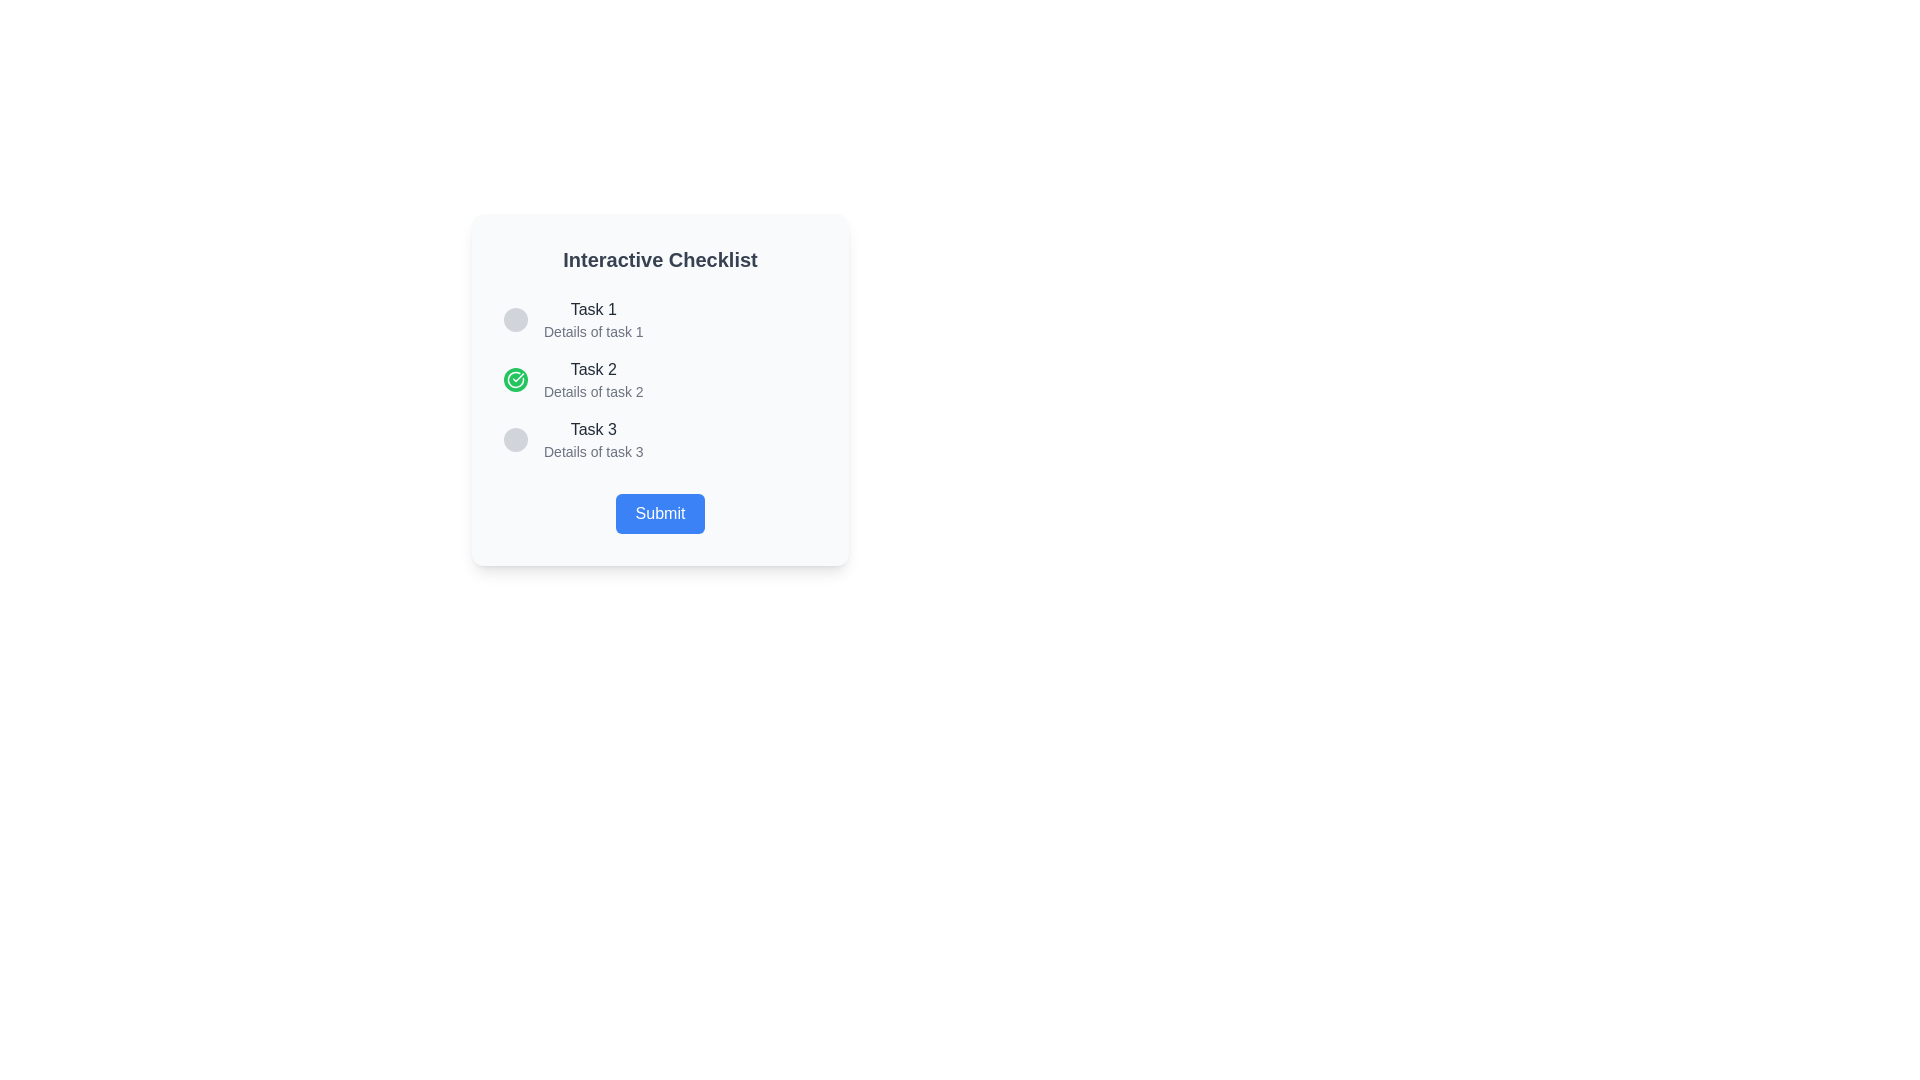 The width and height of the screenshot is (1920, 1080). Describe the element at coordinates (592, 438) in the screenshot. I see `the text label that reads 'Task 3', which is the third item in a checklist-style interface, positioned below 'Task 2' and above the 'Submit' button` at that location.